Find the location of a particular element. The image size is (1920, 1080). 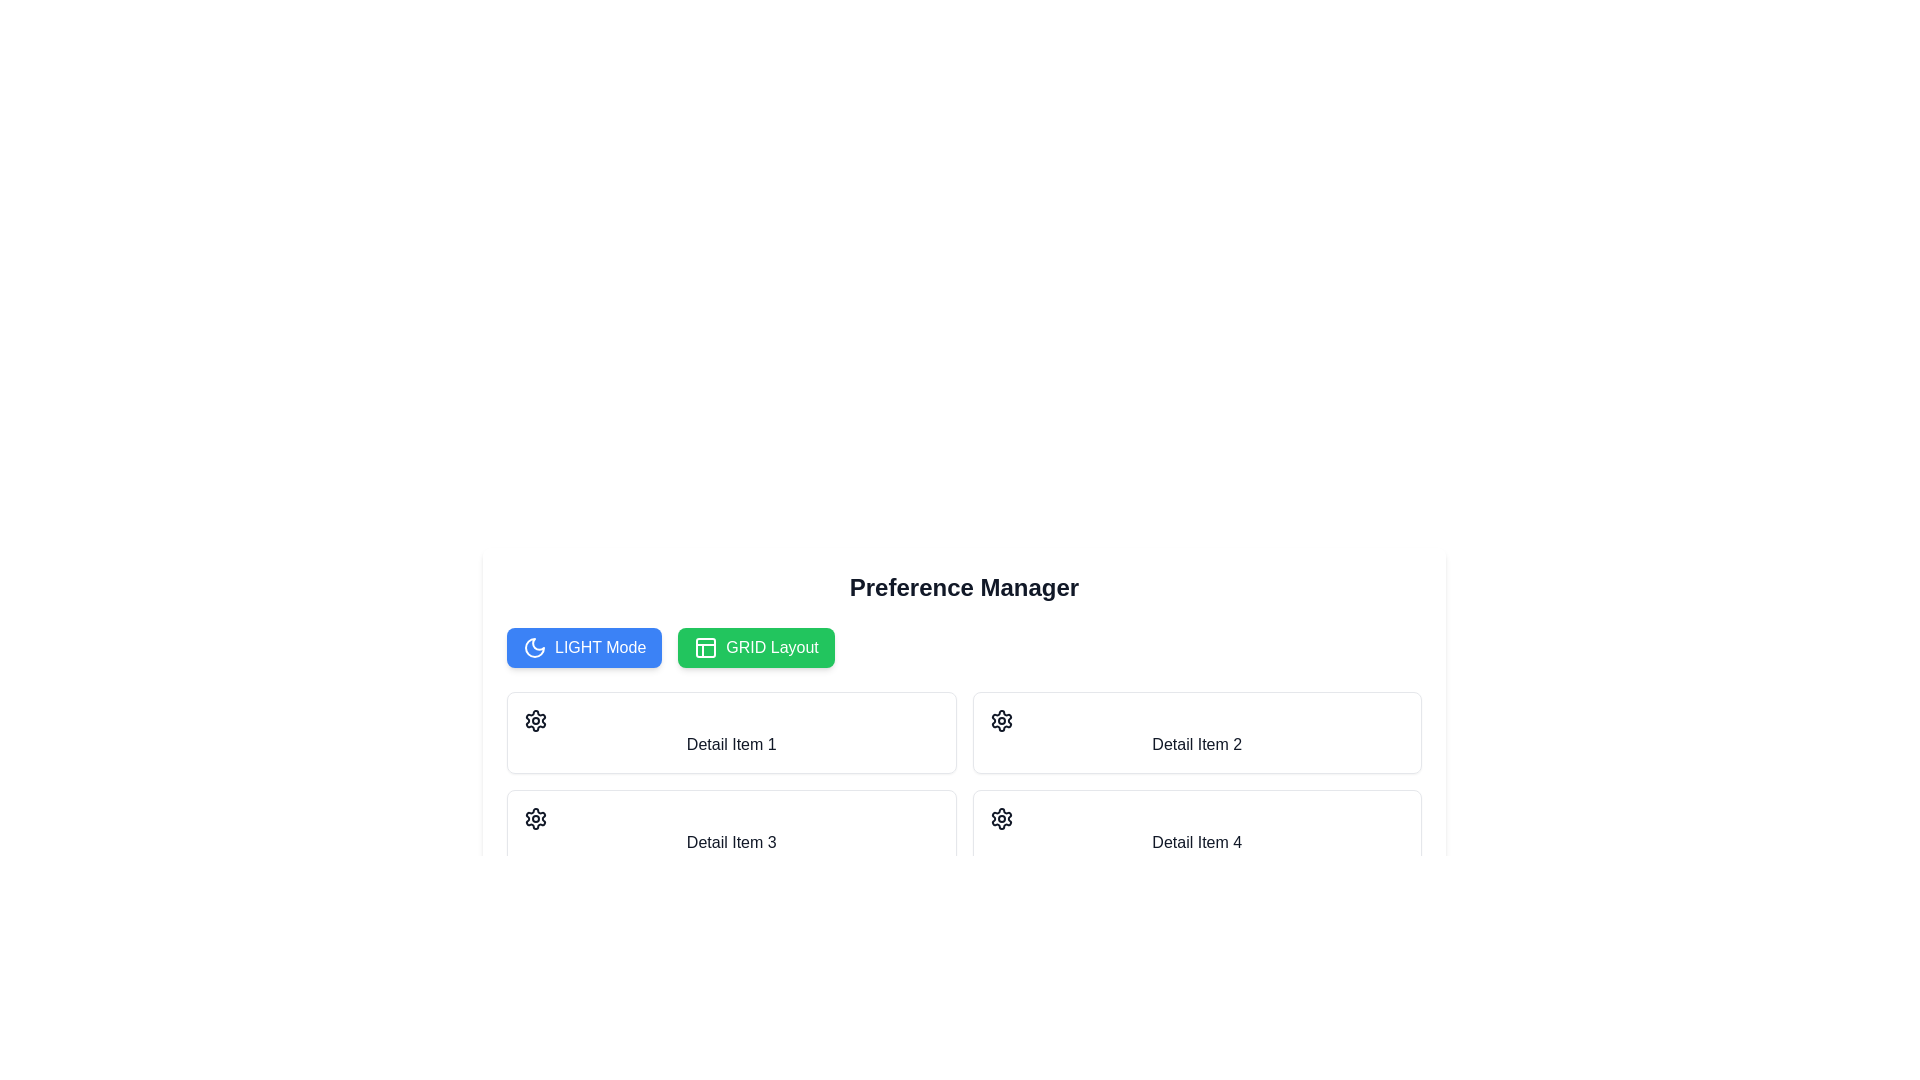

the moon or dark mode icon located in the top-left portion of the interface, adjacent to the 'LIGHT Mode' button is located at coordinates (534, 648).